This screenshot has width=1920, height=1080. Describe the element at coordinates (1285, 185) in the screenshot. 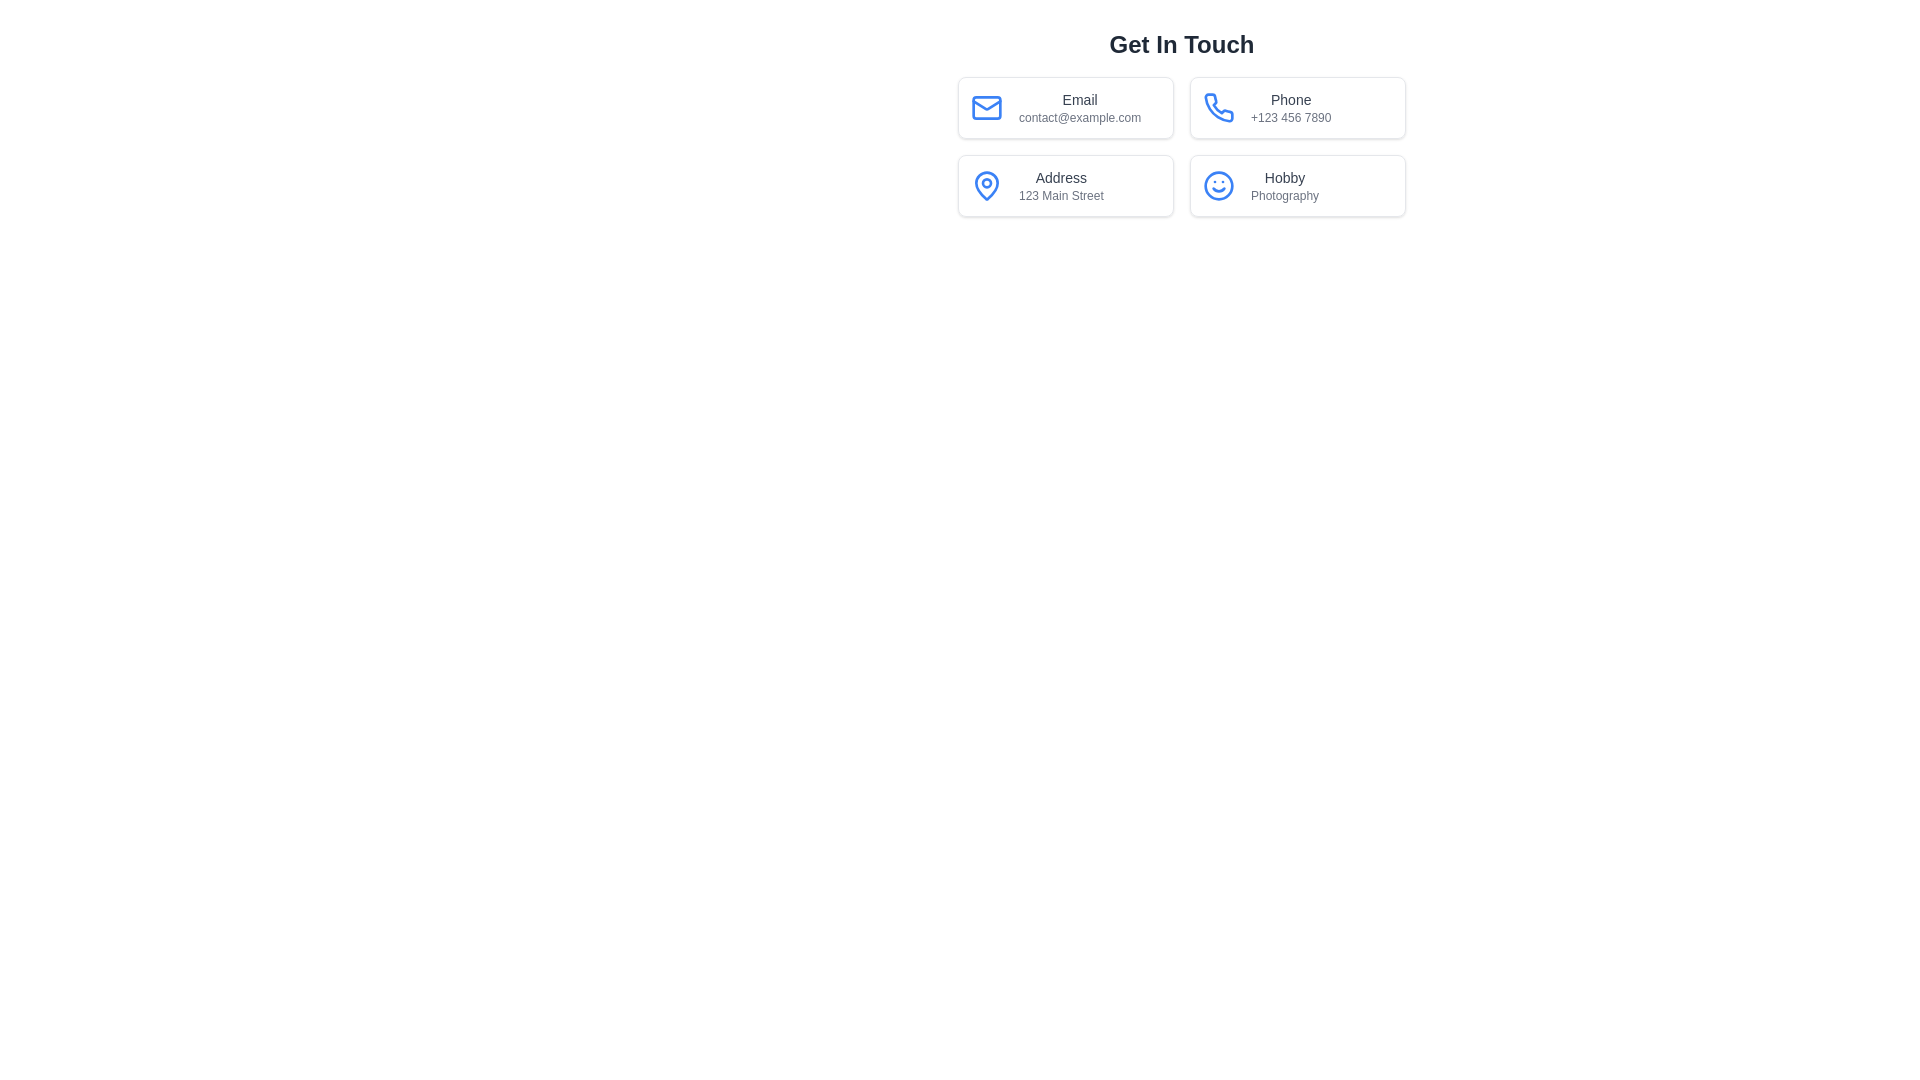

I see `text displayed in the Text Display element which shows 'Hobby' in larger font and 'Photography' in smaller font, located in the bottom-right corner of the 'Get In Touch' grid` at that location.